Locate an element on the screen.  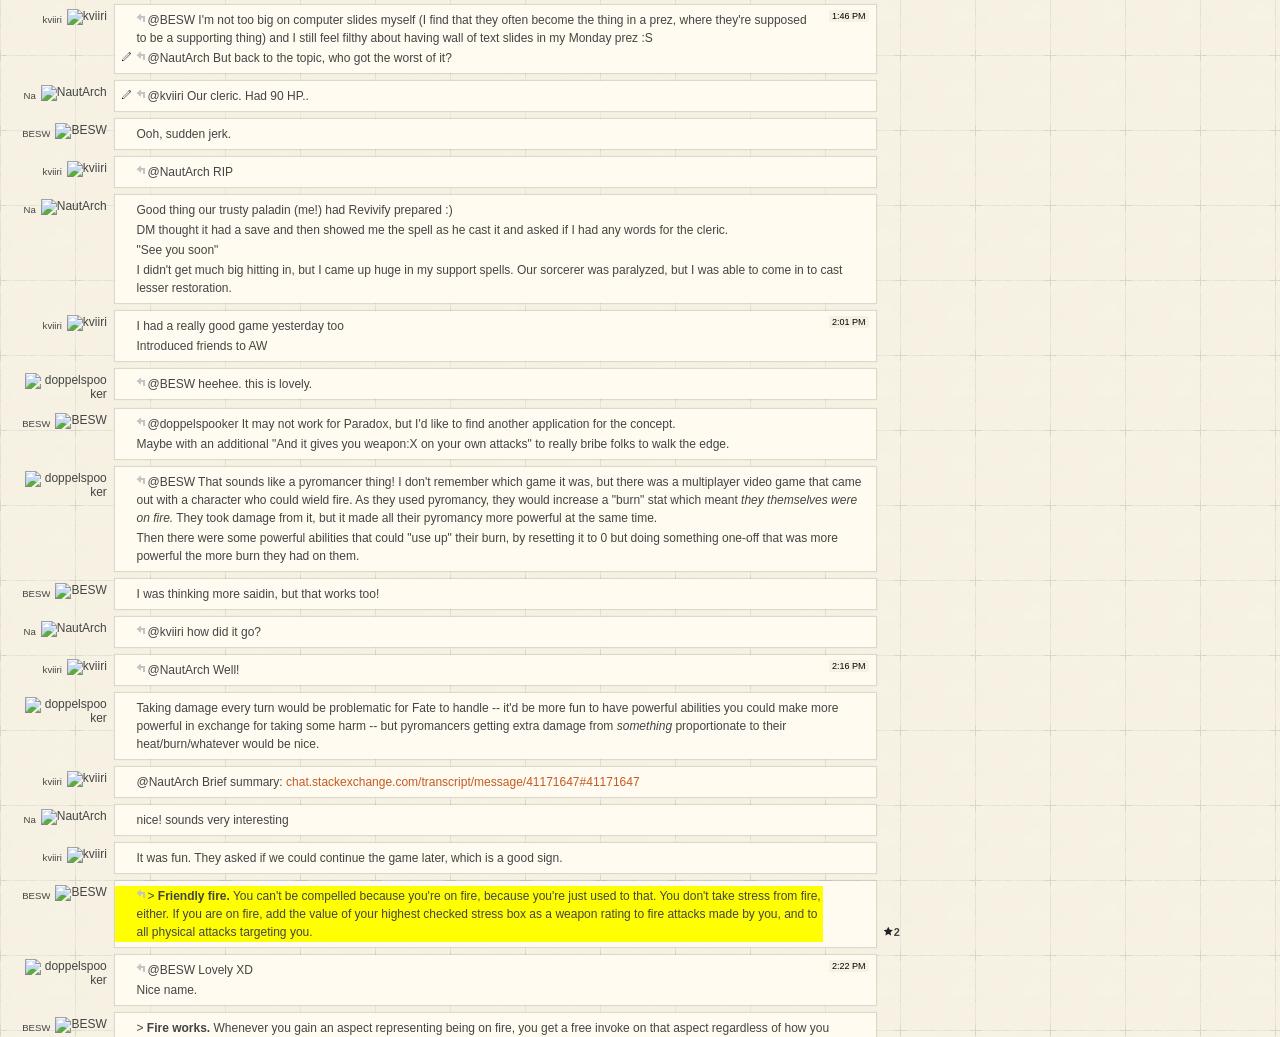
'they themselves were on fire.' is located at coordinates (496, 507).